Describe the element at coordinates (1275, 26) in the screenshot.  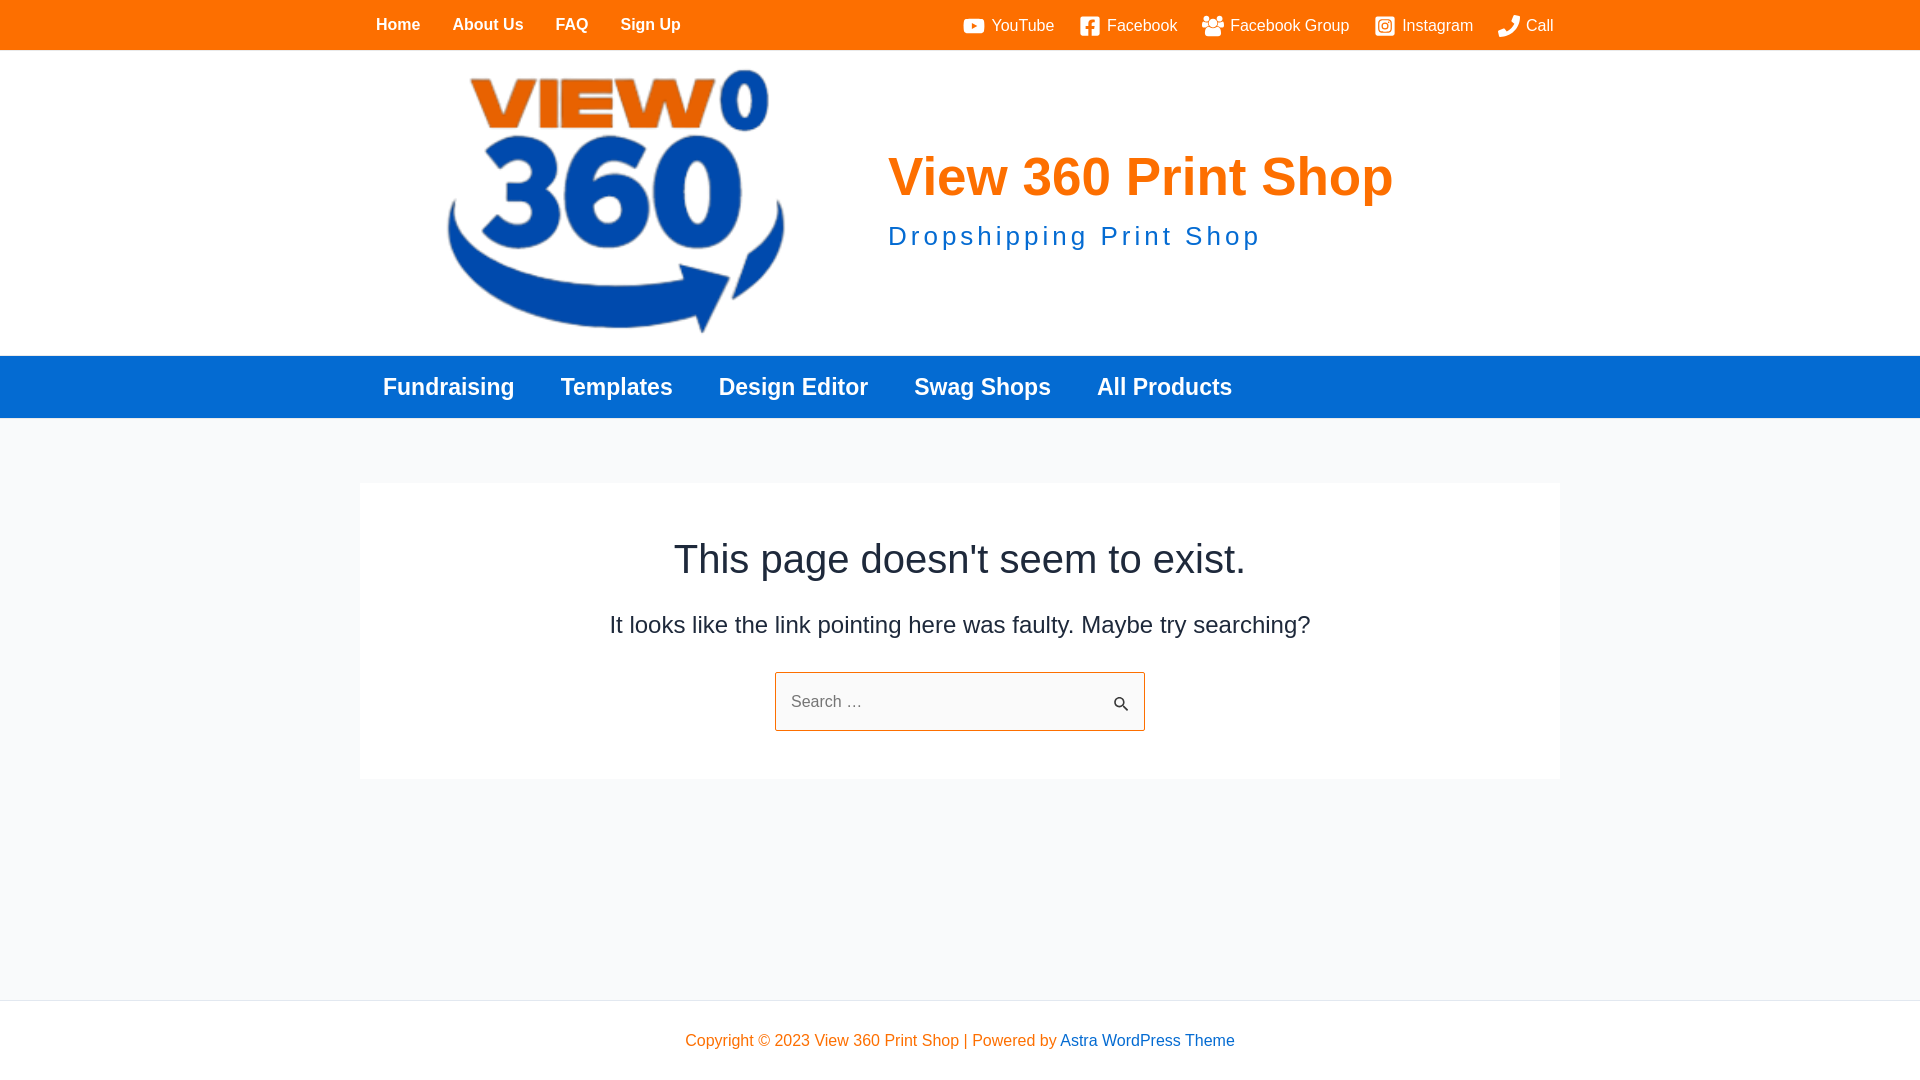
I see `'Facebook Group'` at that location.